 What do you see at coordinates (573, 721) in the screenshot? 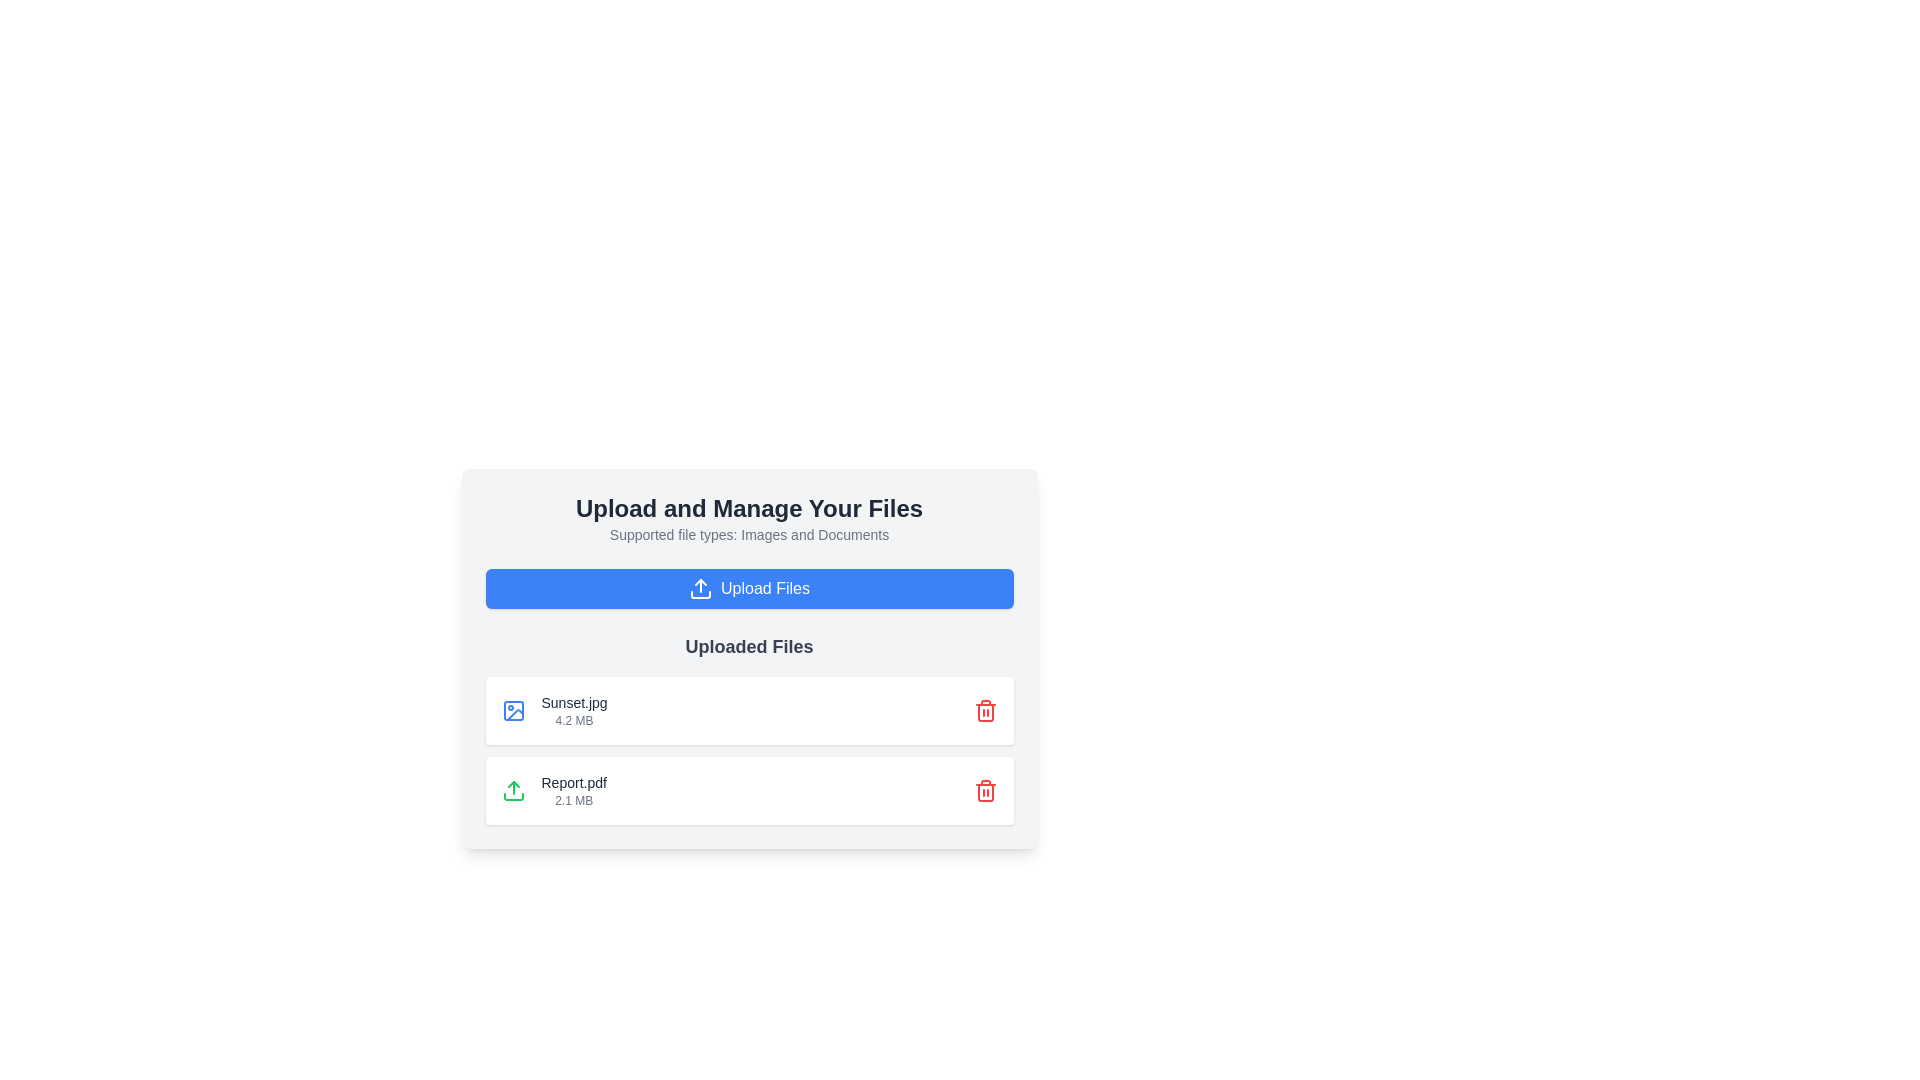
I see `information displayed in the text label showing '4.2 MB', which is located below the file name 'Sunset.jpg' in the file's detail card within the 'Uploaded Files' section` at bounding box center [573, 721].